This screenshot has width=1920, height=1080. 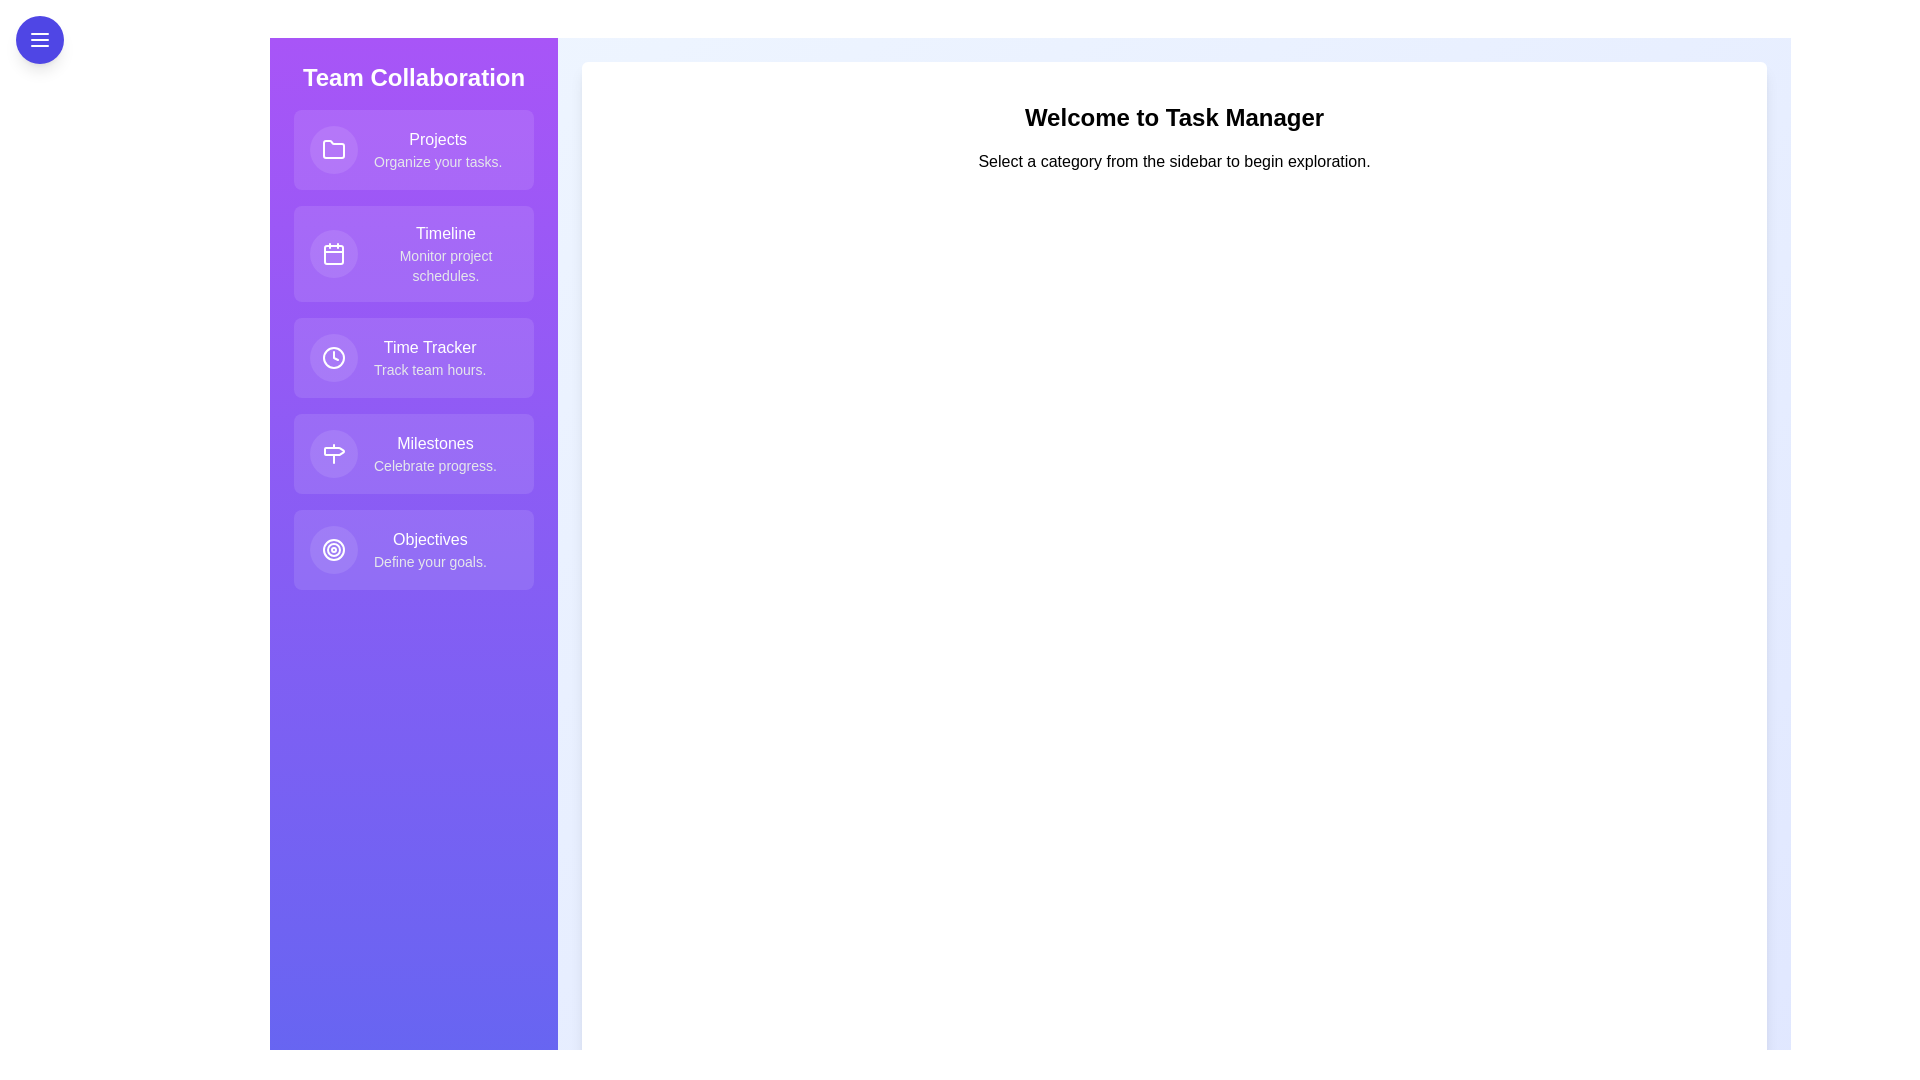 What do you see at coordinates (412, 149) in the screenshot?
I see `the feature item labeled 'Projects' to view its hover effect` at bounding box center [412, 149].